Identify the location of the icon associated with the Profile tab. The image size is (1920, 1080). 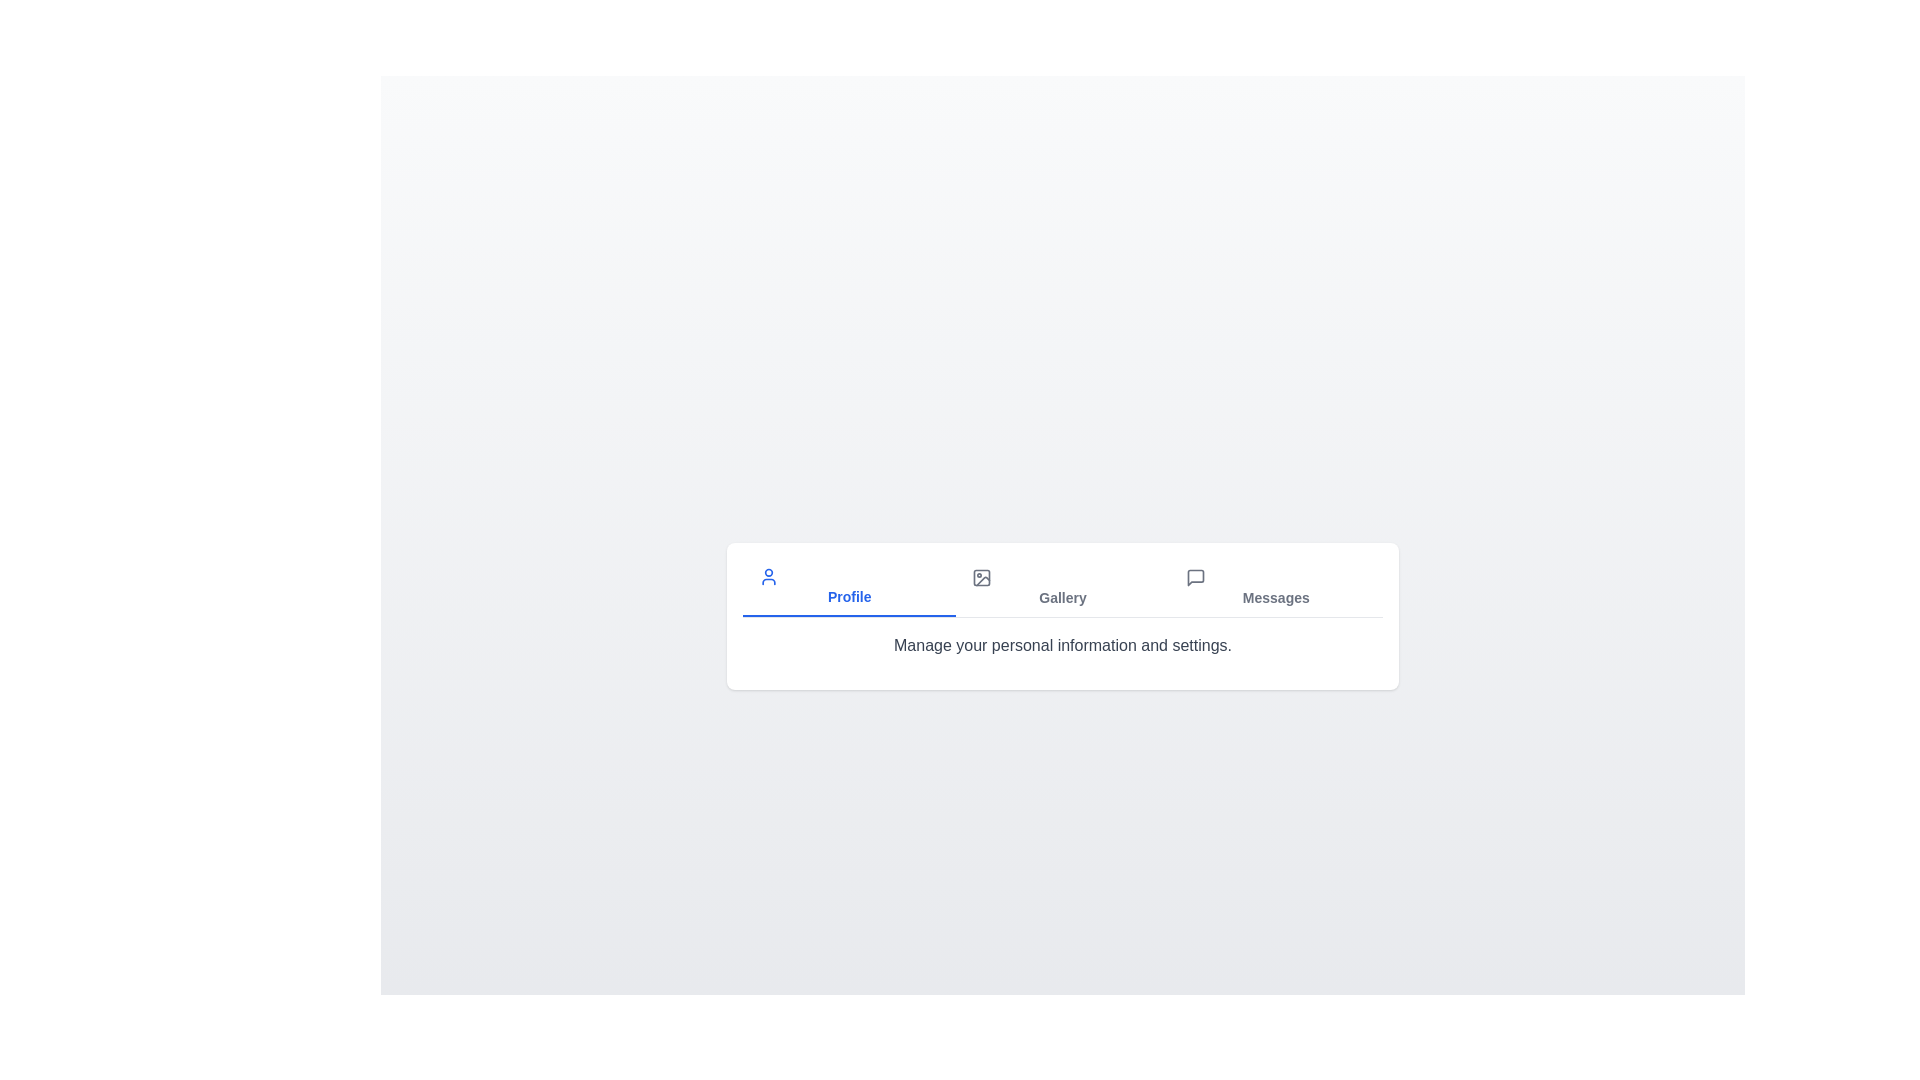
(767, 576).